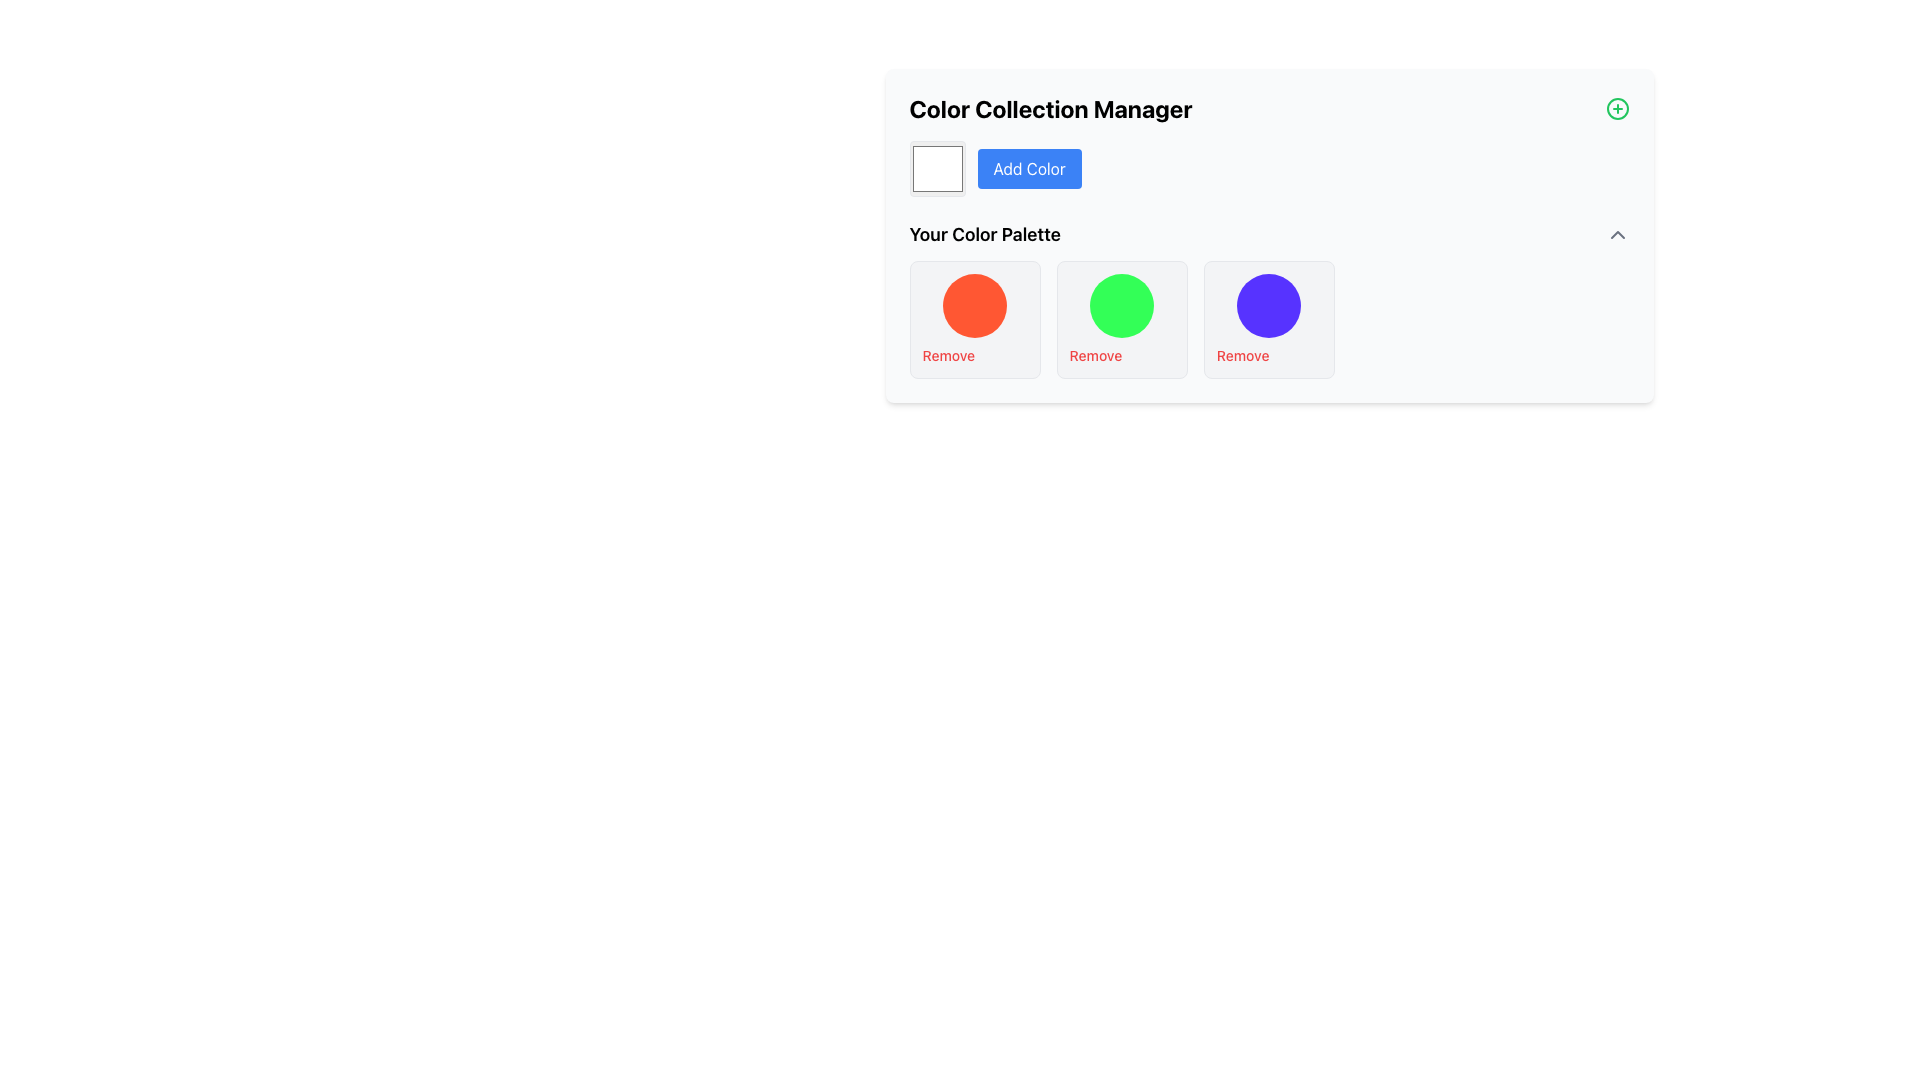 The width and height of the screenshot is (1920, 1080). Describe the element at coordinates (936, 168) in the screenshot. I see `the Color input box` at that location.